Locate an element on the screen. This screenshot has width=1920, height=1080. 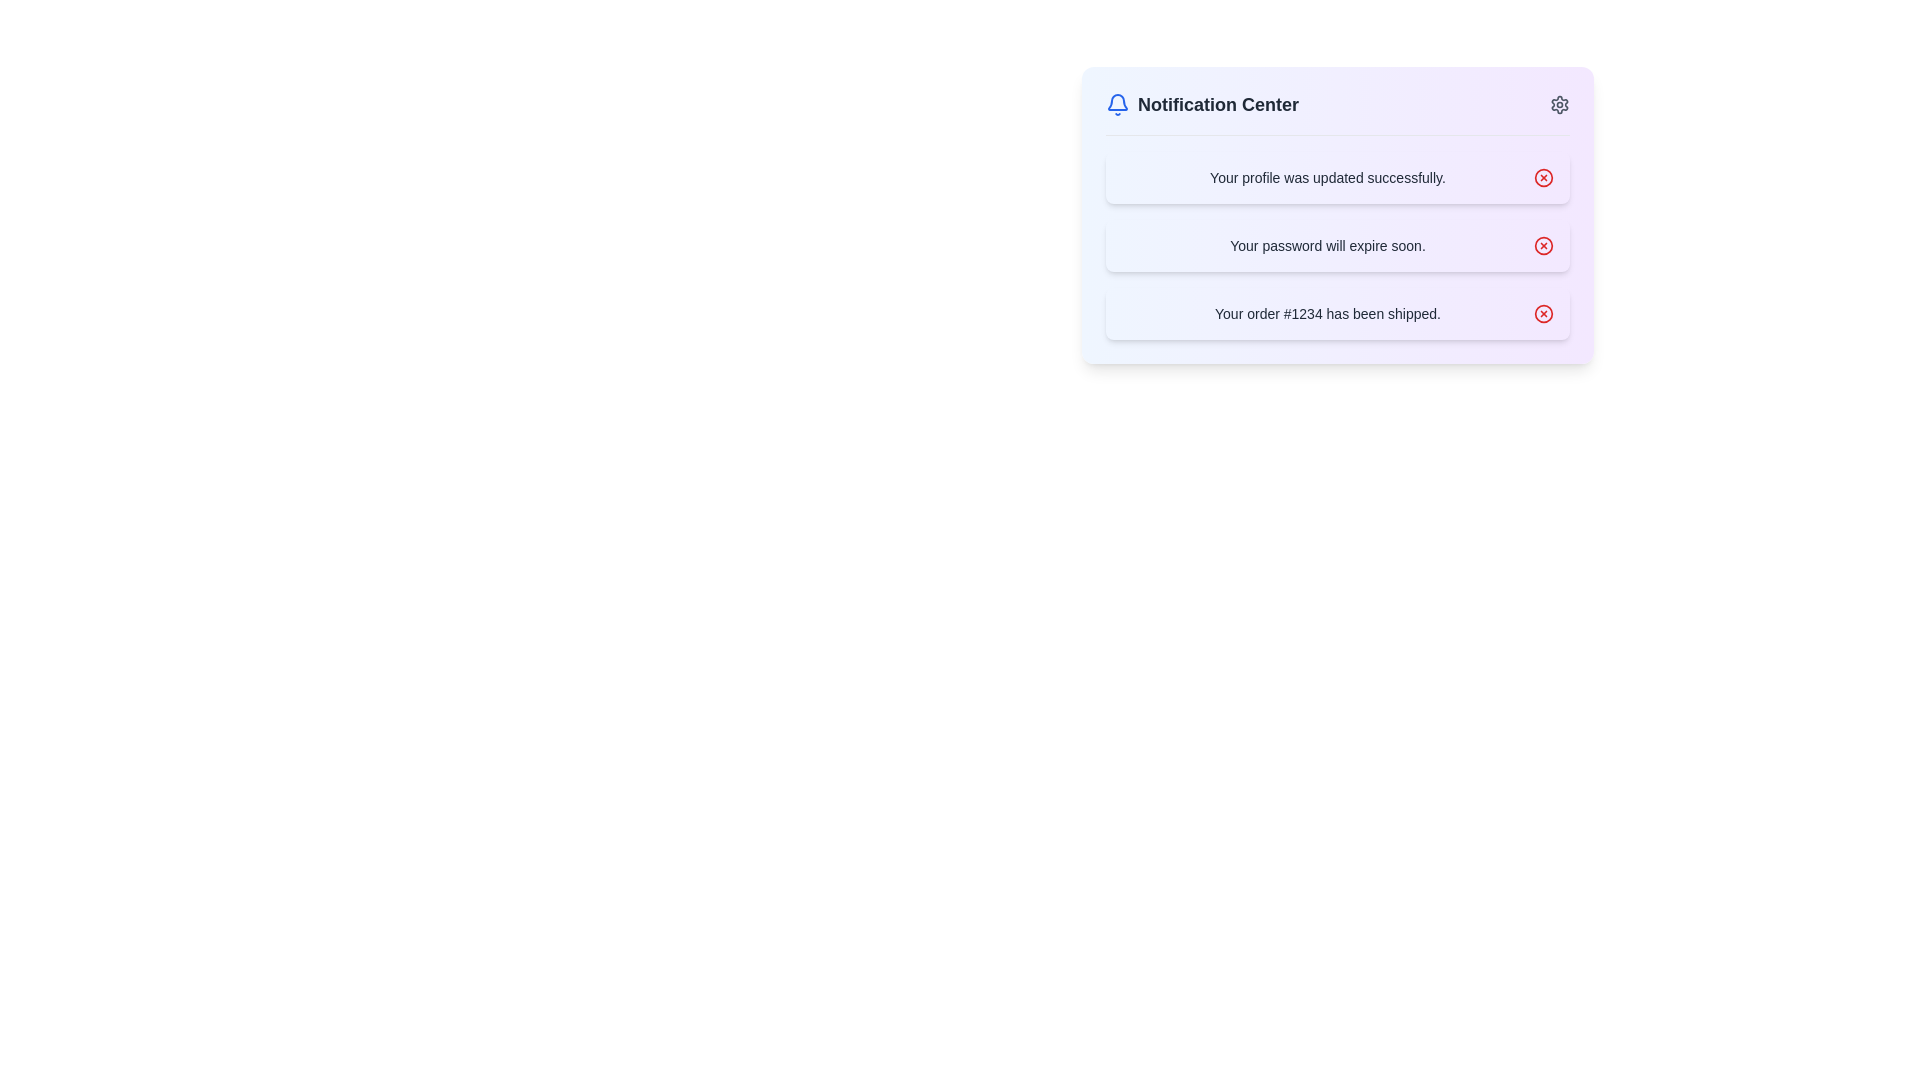
information displayed in the text element that states 'Your order #1234 has been shipped.' situated as the third notification item from the top in the Notification Center is located at coordinates (1328, 313).